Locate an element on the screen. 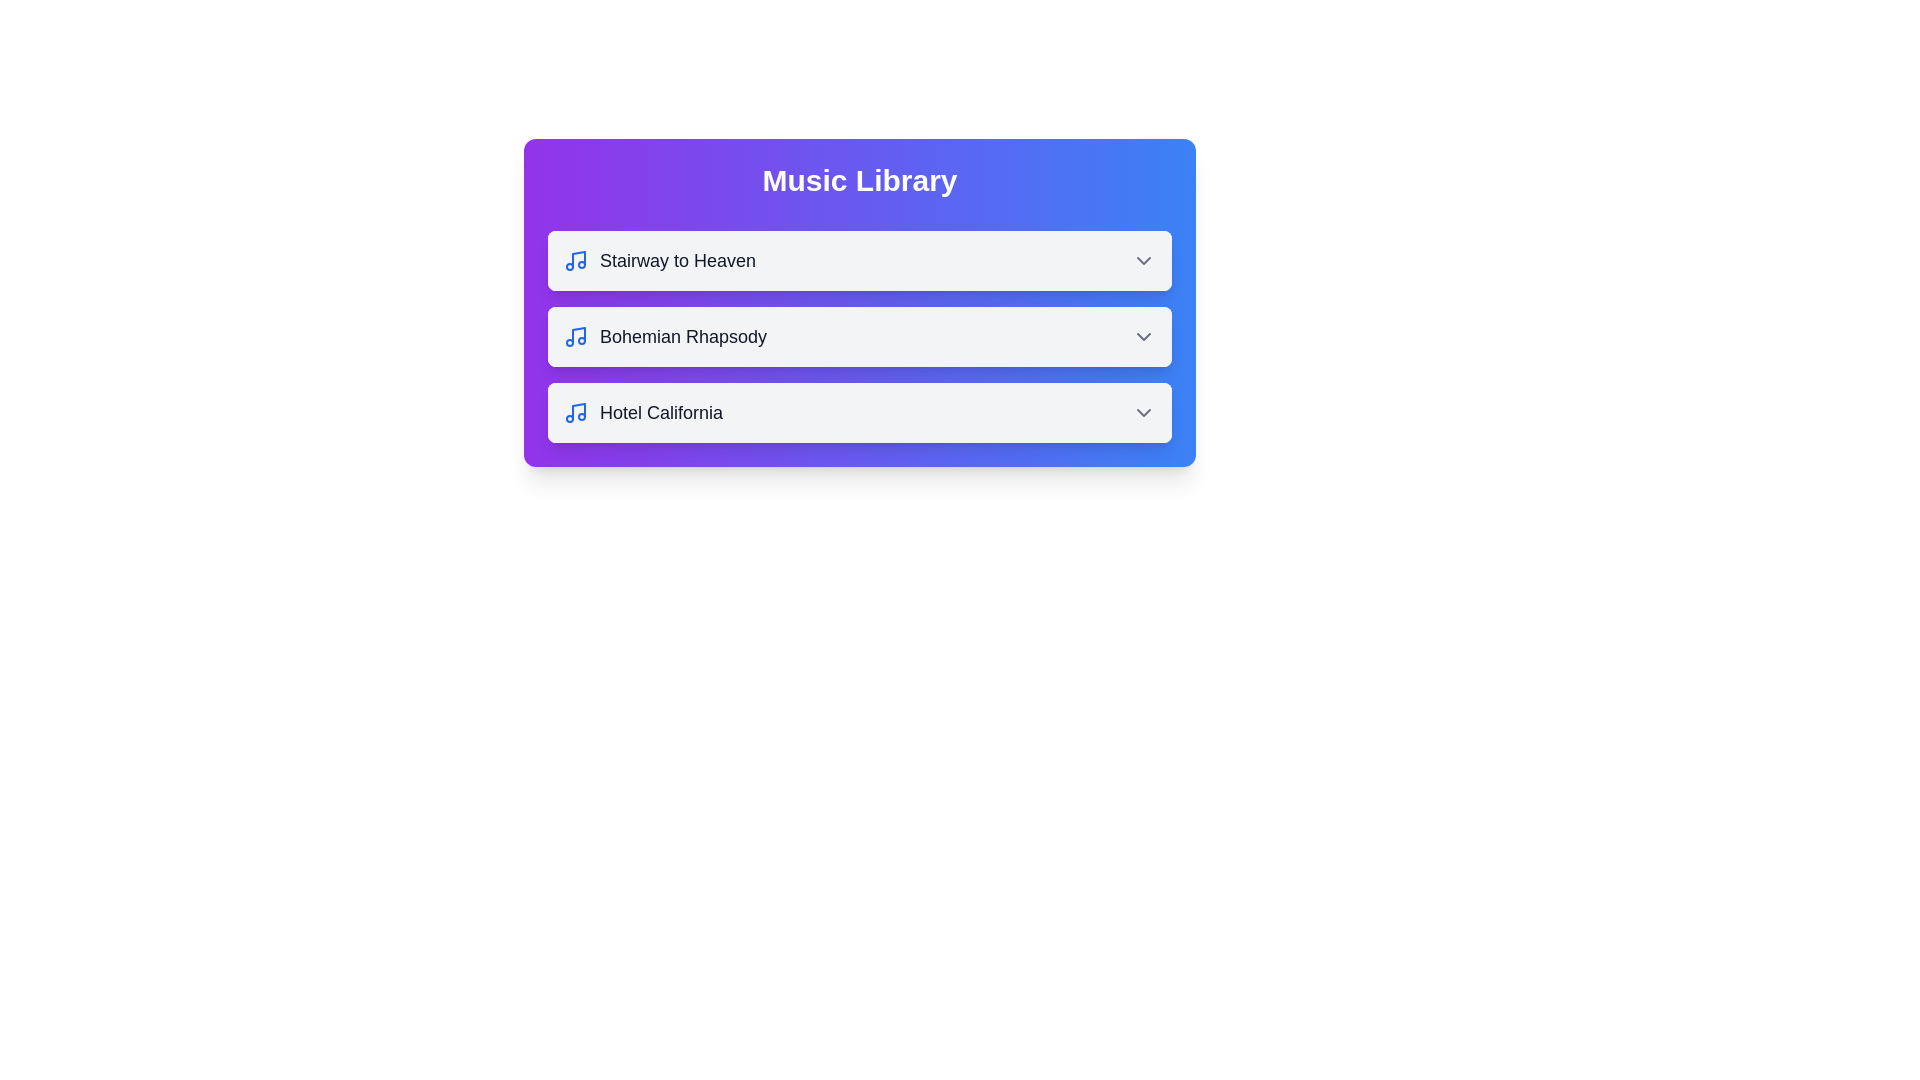 The height and width of the screenshot is (1080, 1920). the song title displayed in the Label with an icon located in the 'Music Library' section, positioned as the second item between 'Stairway to Heaven' and 'Hotel California' is located at coordinates (665, 335).